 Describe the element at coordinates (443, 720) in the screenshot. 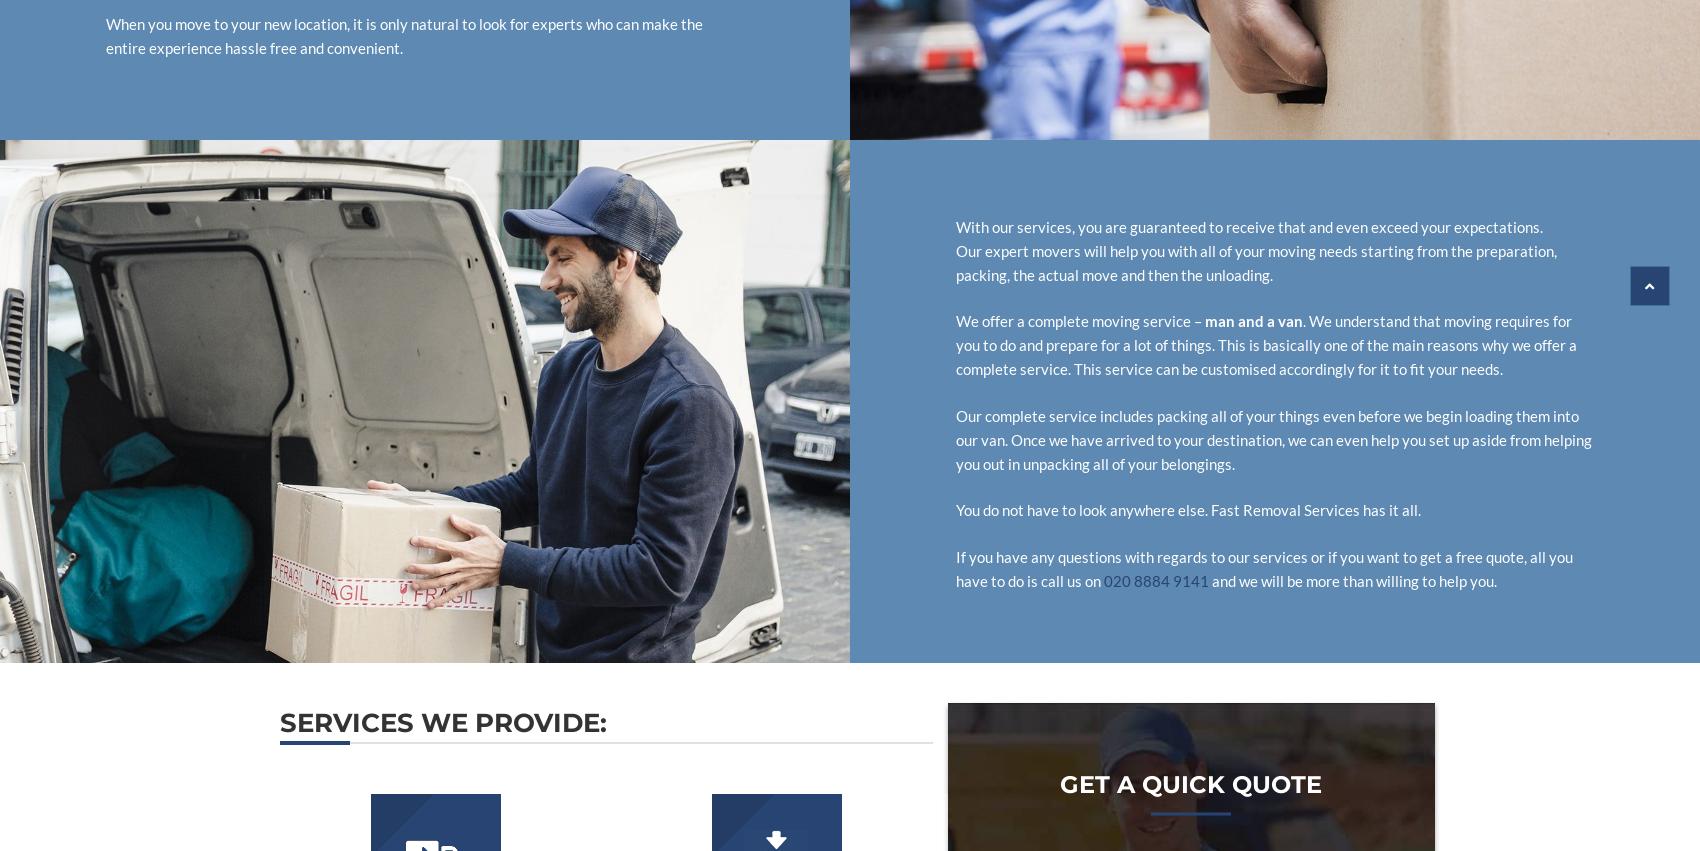

I see `'Services we provide:'` at that location.